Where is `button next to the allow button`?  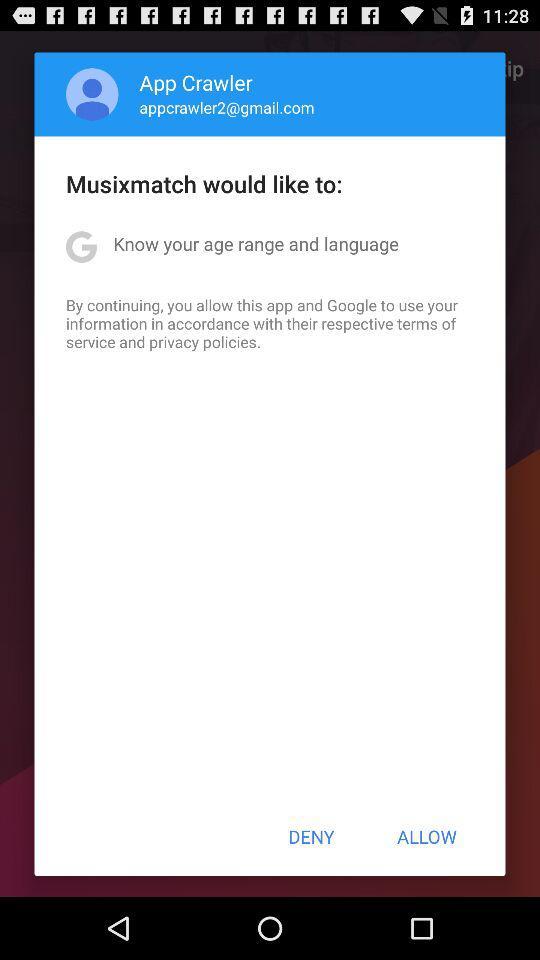 button next to the allow button is located at coordinates (311, 836).